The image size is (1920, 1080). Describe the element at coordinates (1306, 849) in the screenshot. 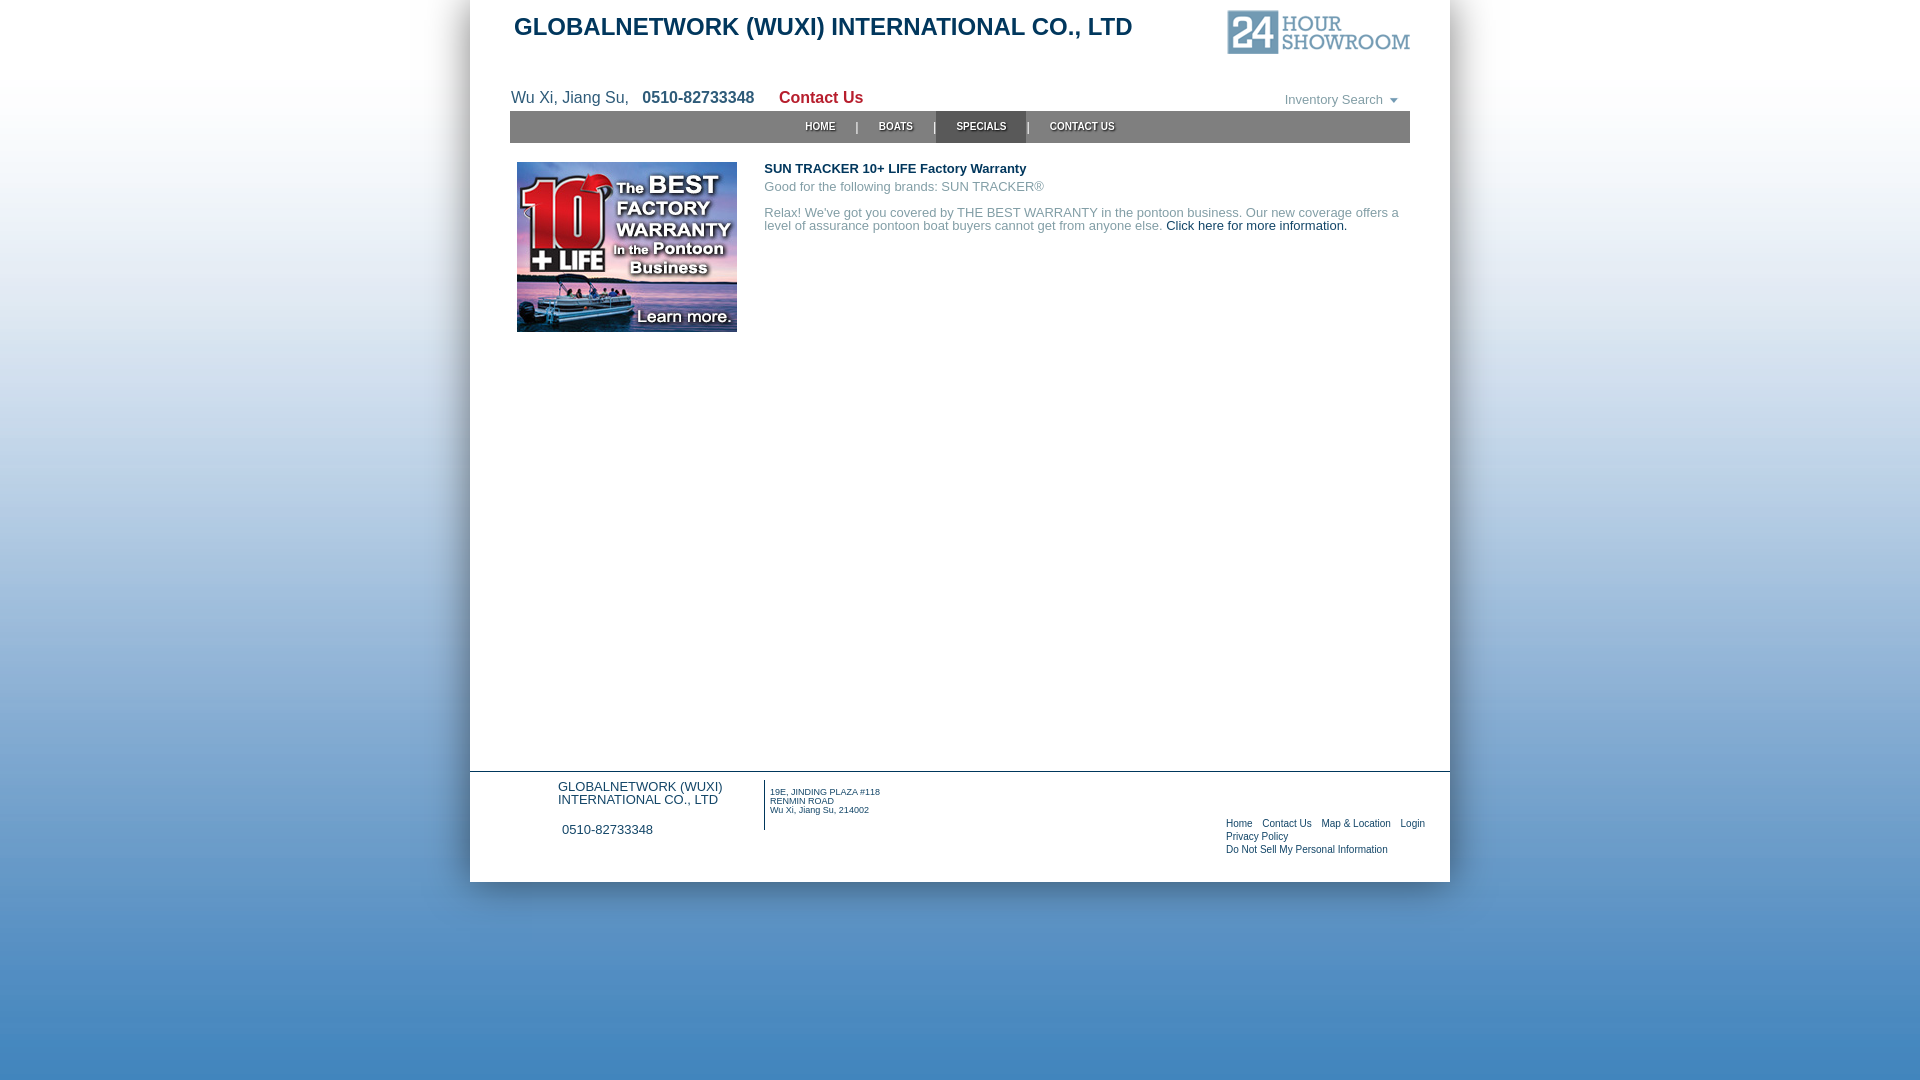

I see `'Do Not Sell My Personal Information'` at that location.